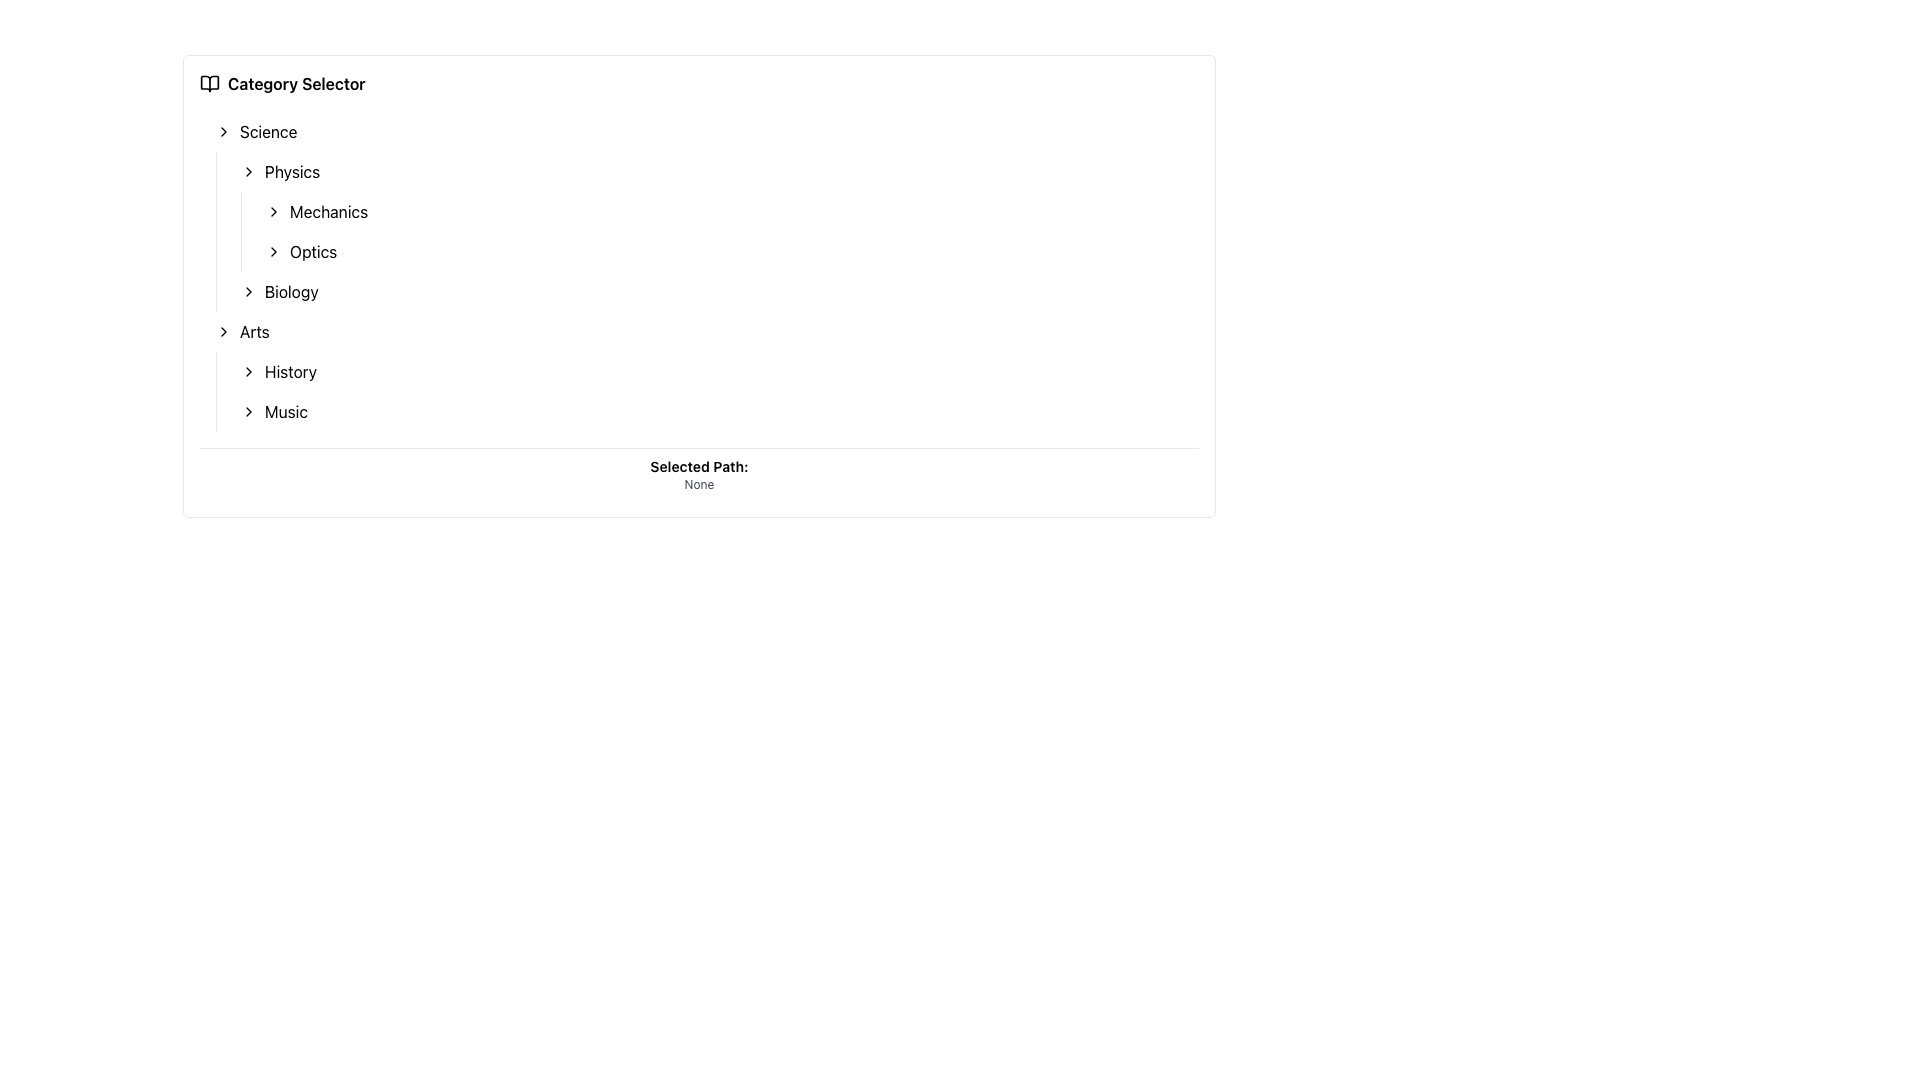  I want to click on the rightward-pointing chevron icon button located to the left of the 'Biology' text, so click(248, 292).